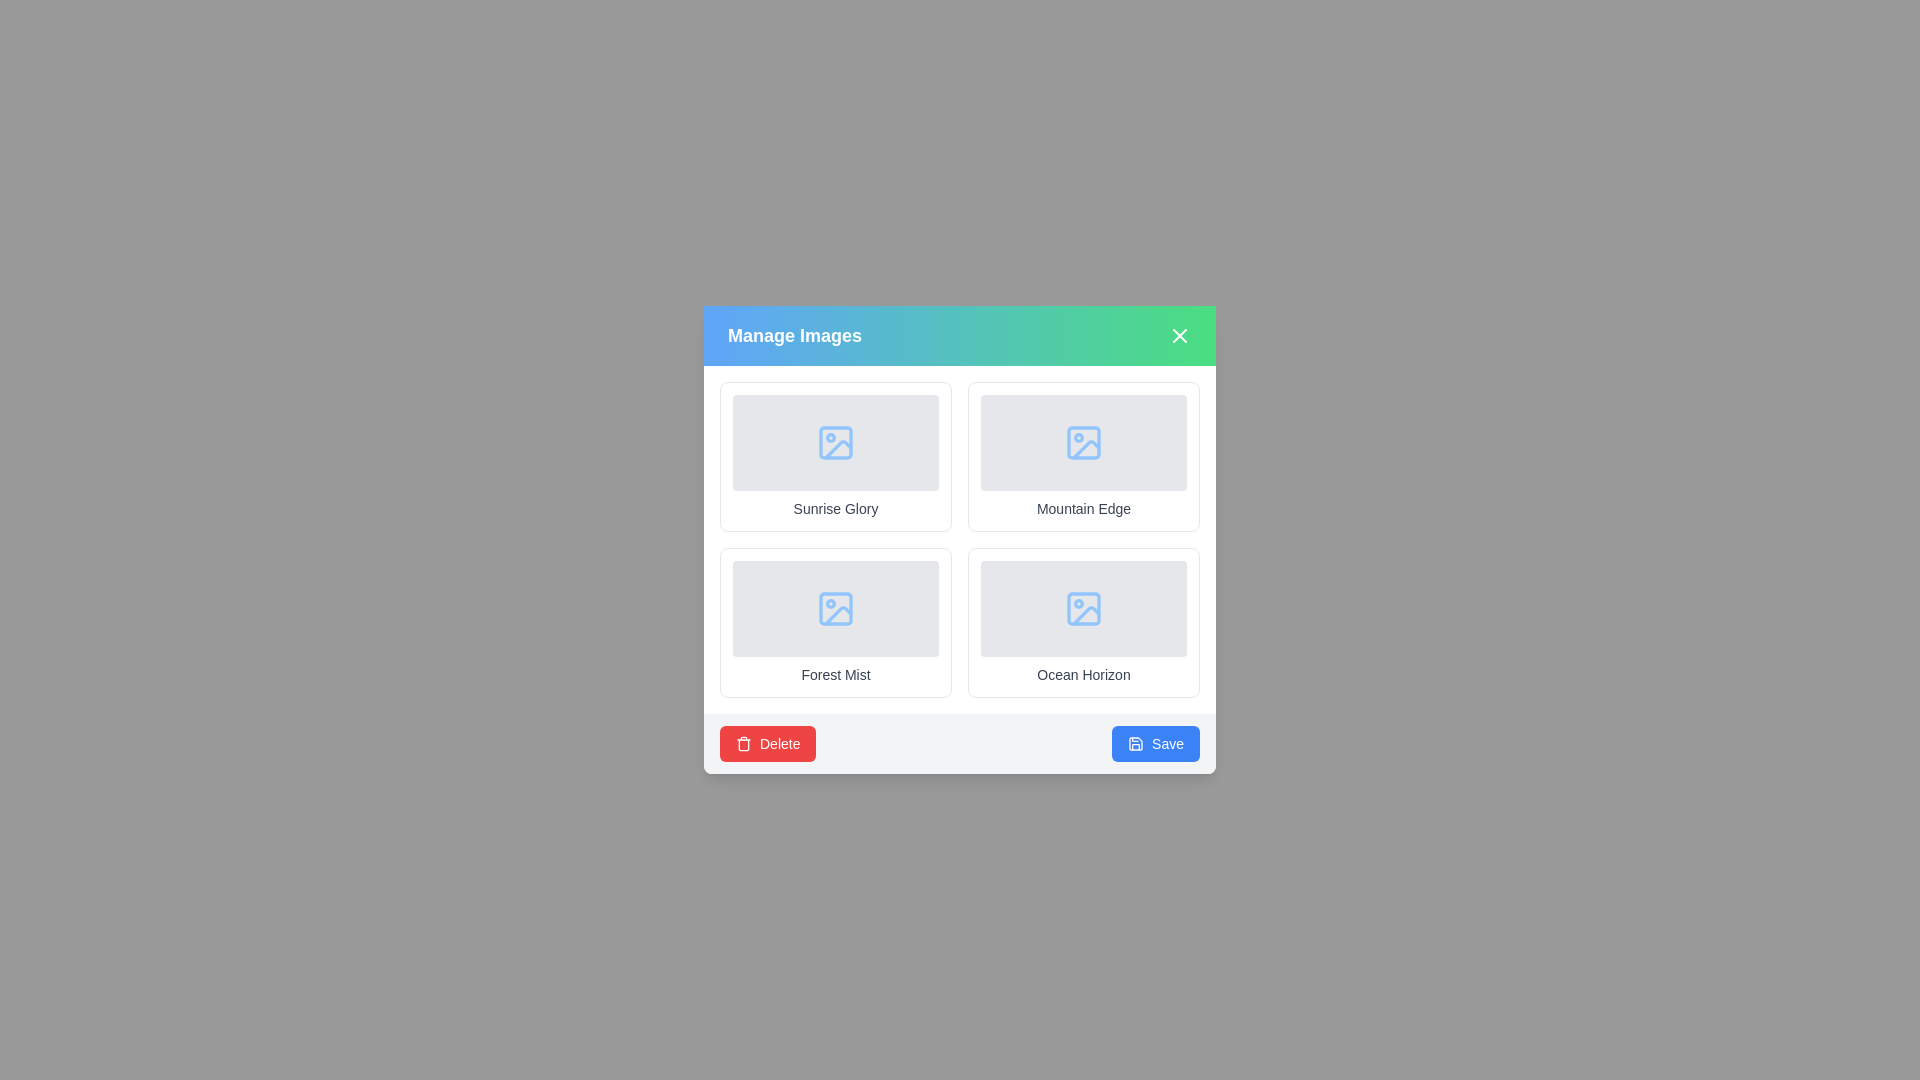 The width and height of the screenshot is (1920, 1080). Describe the element at coordinates (835, 608) in the screenshot. I see `the decorative icon within the bottom-left image placeholder labeled 'Forest Mist', which is centrally located in the icon` at that location.